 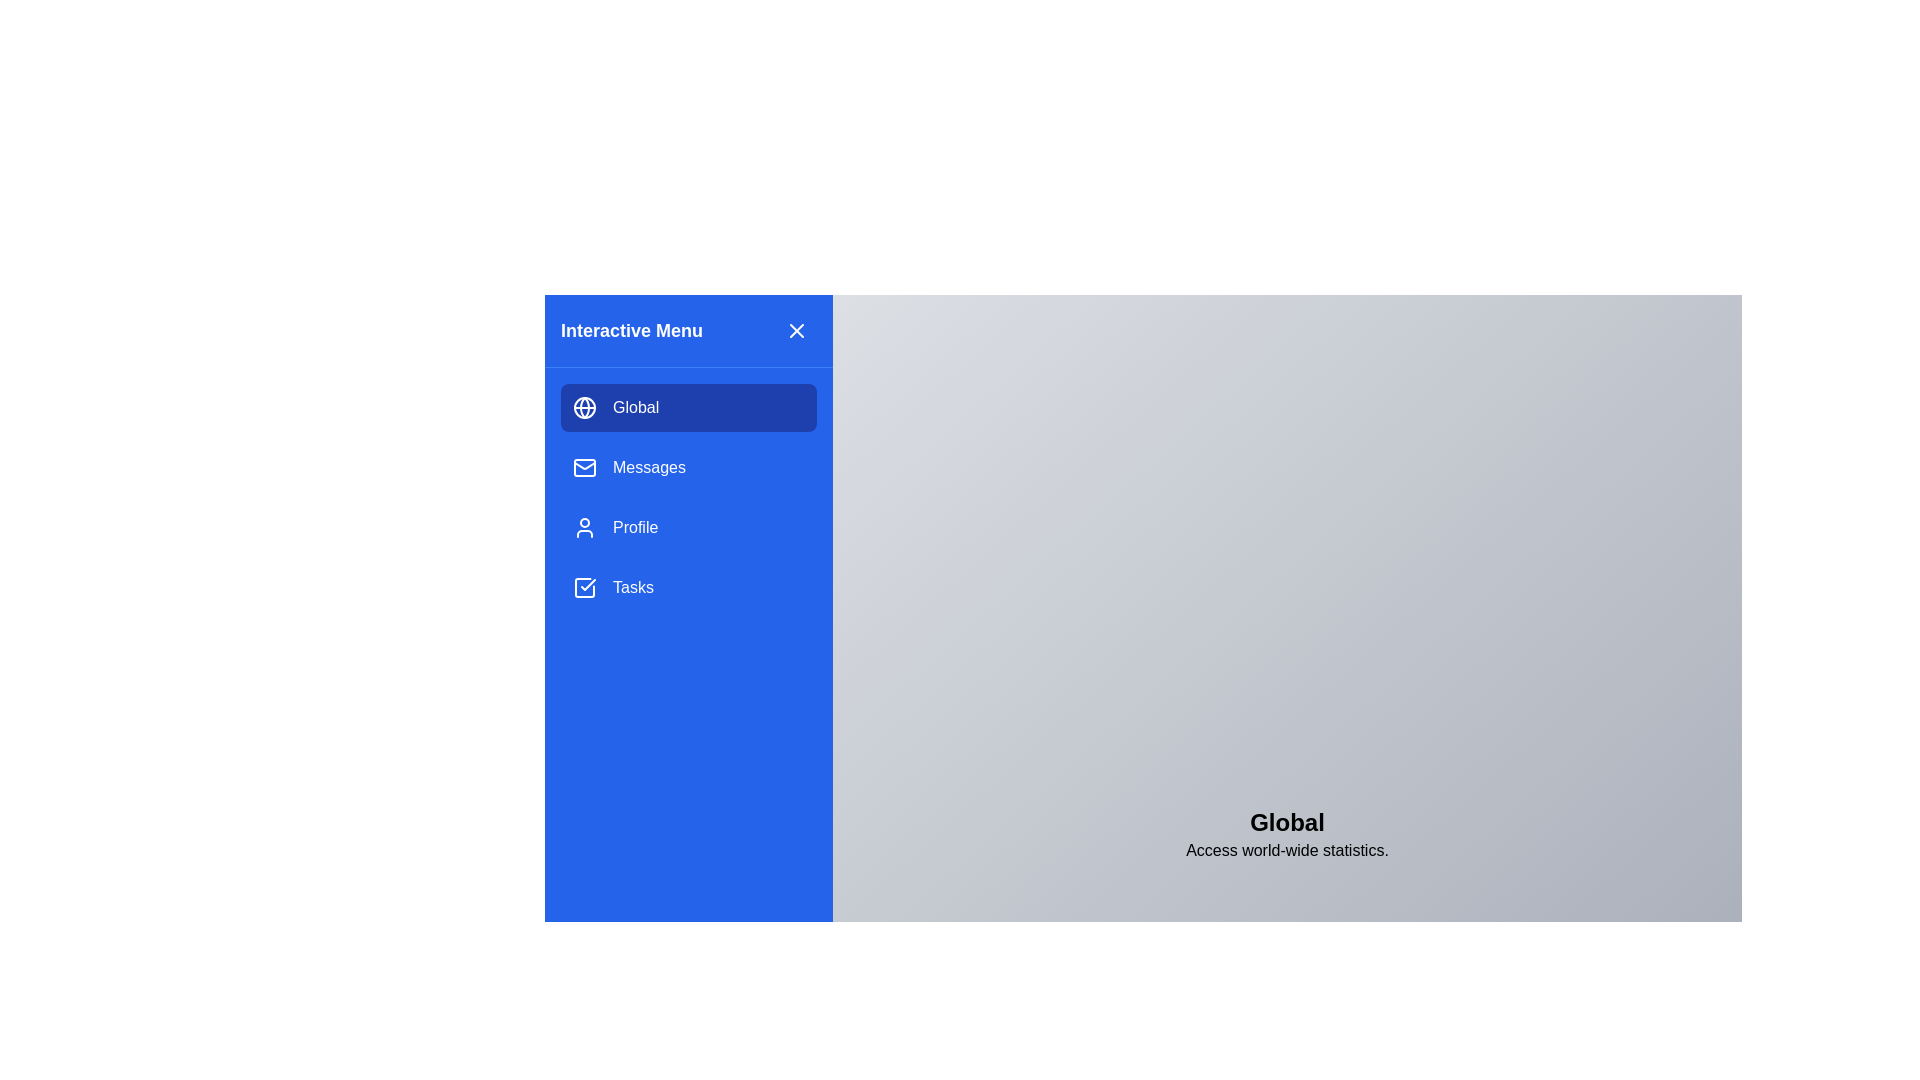 What do you see at coordinates (689, 586) in the screenshot?
I see `the 'Tasks' navigation link located in the vertical sidebar menu, positioned below 'Profile' and above further options` at bounding box center [689, 586].